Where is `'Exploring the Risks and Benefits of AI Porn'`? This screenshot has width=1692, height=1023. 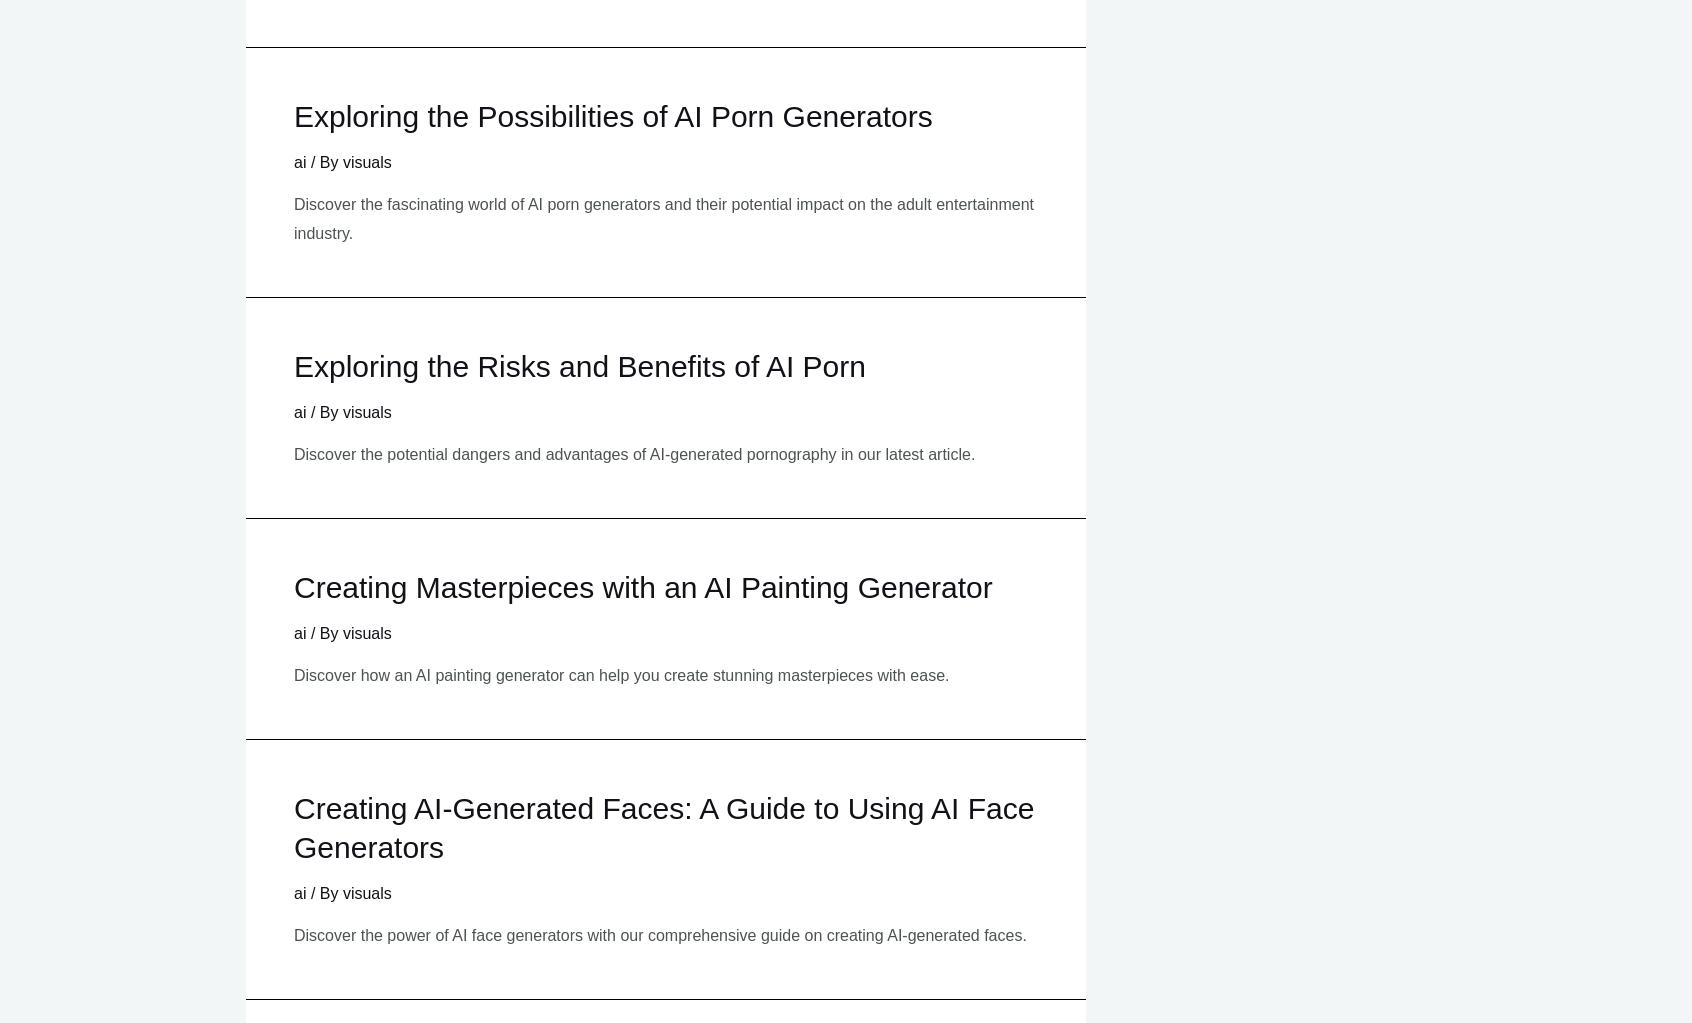
'Exploring the Risks and Benefits of AI Porn' is located at coordinates (578, 365).